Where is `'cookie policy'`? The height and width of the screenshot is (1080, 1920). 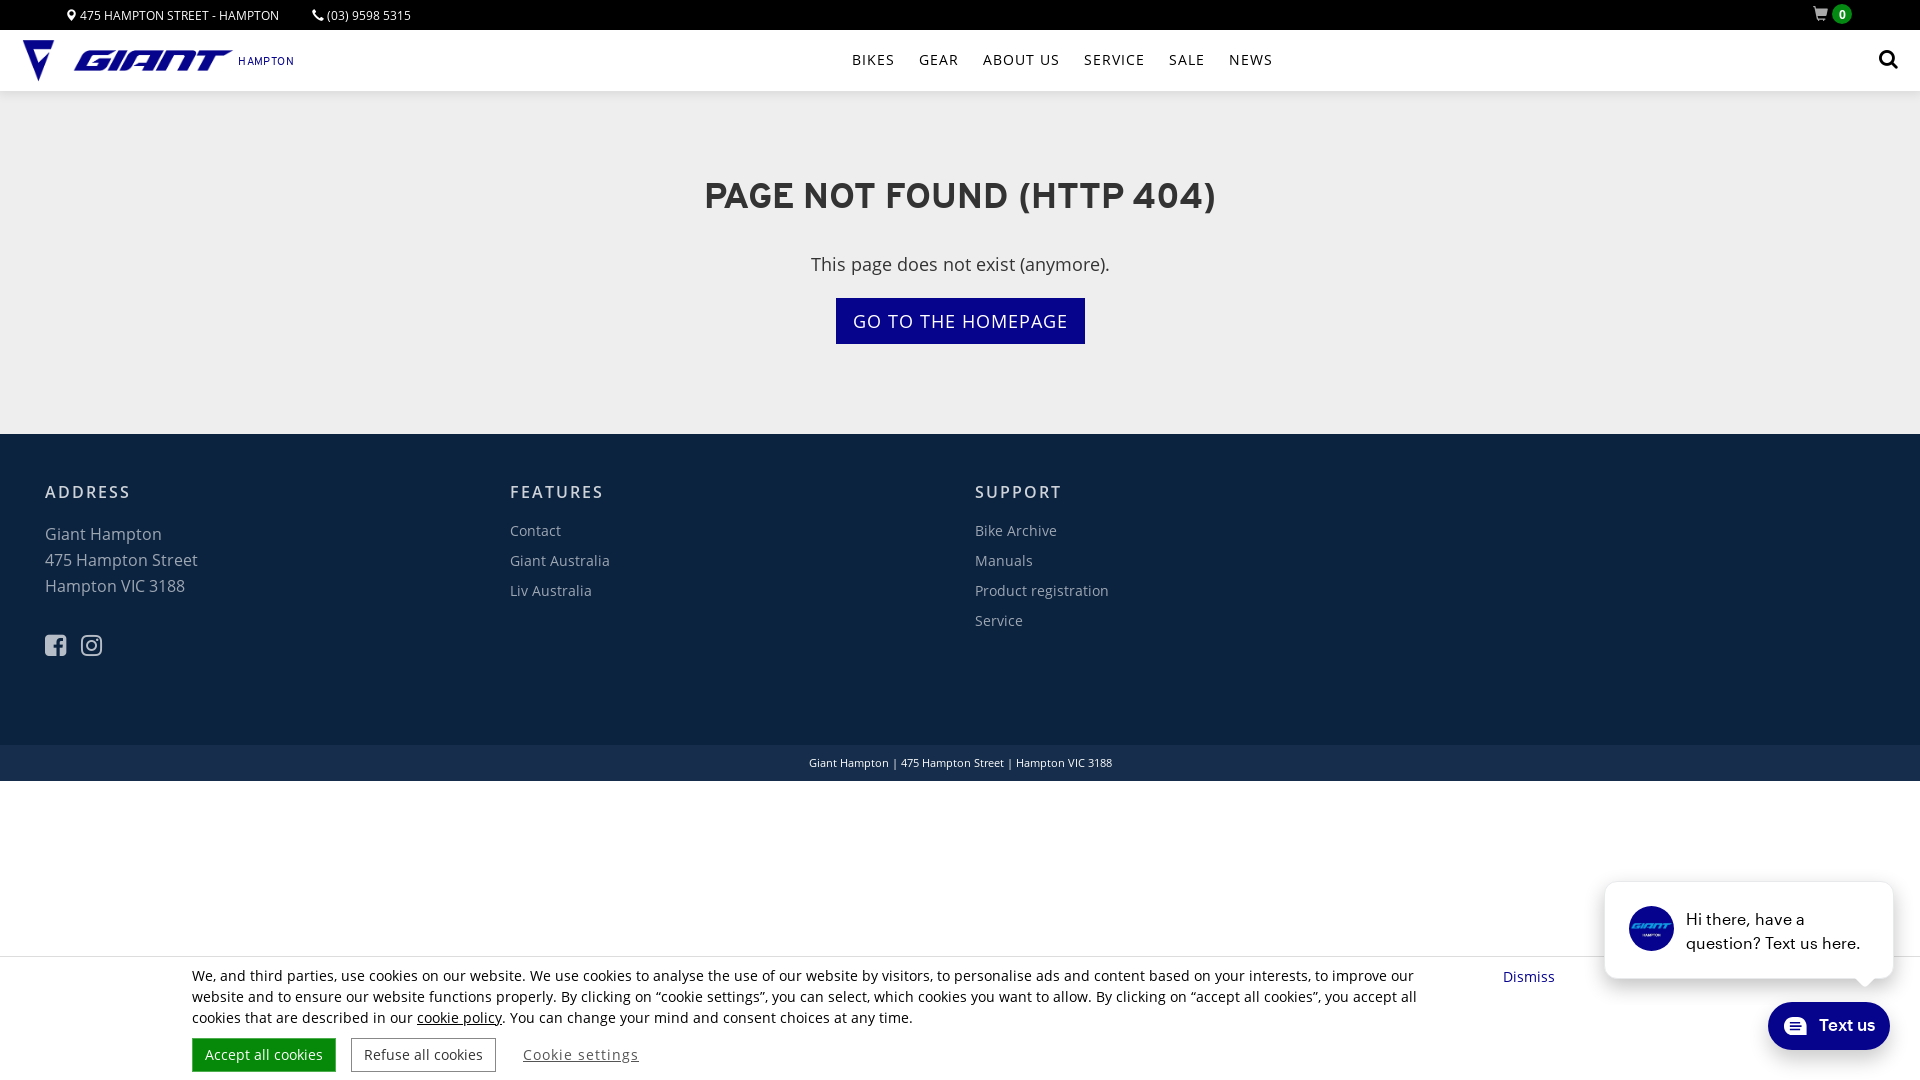
'cookie policy' is located at coordinates (458, 1017).